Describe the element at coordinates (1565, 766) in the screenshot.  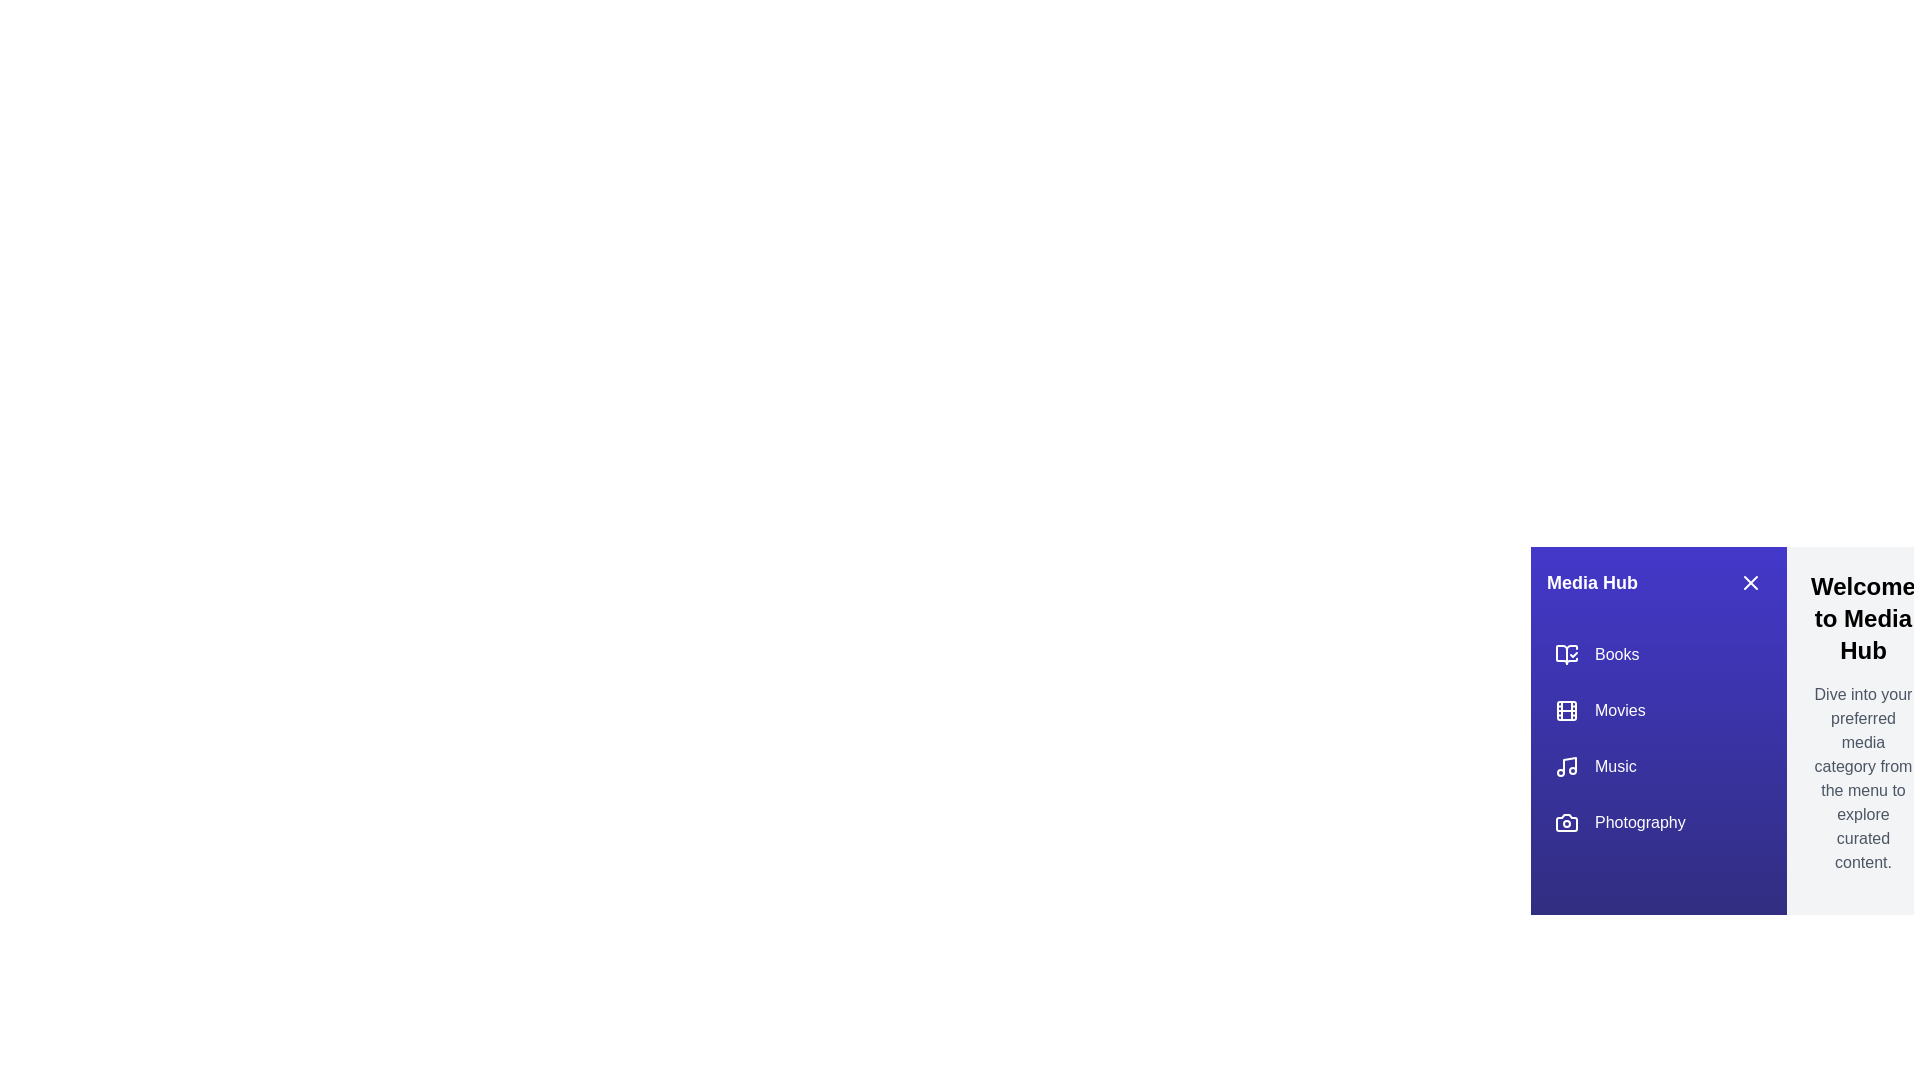
I see `the icon for the category Music` at that location.